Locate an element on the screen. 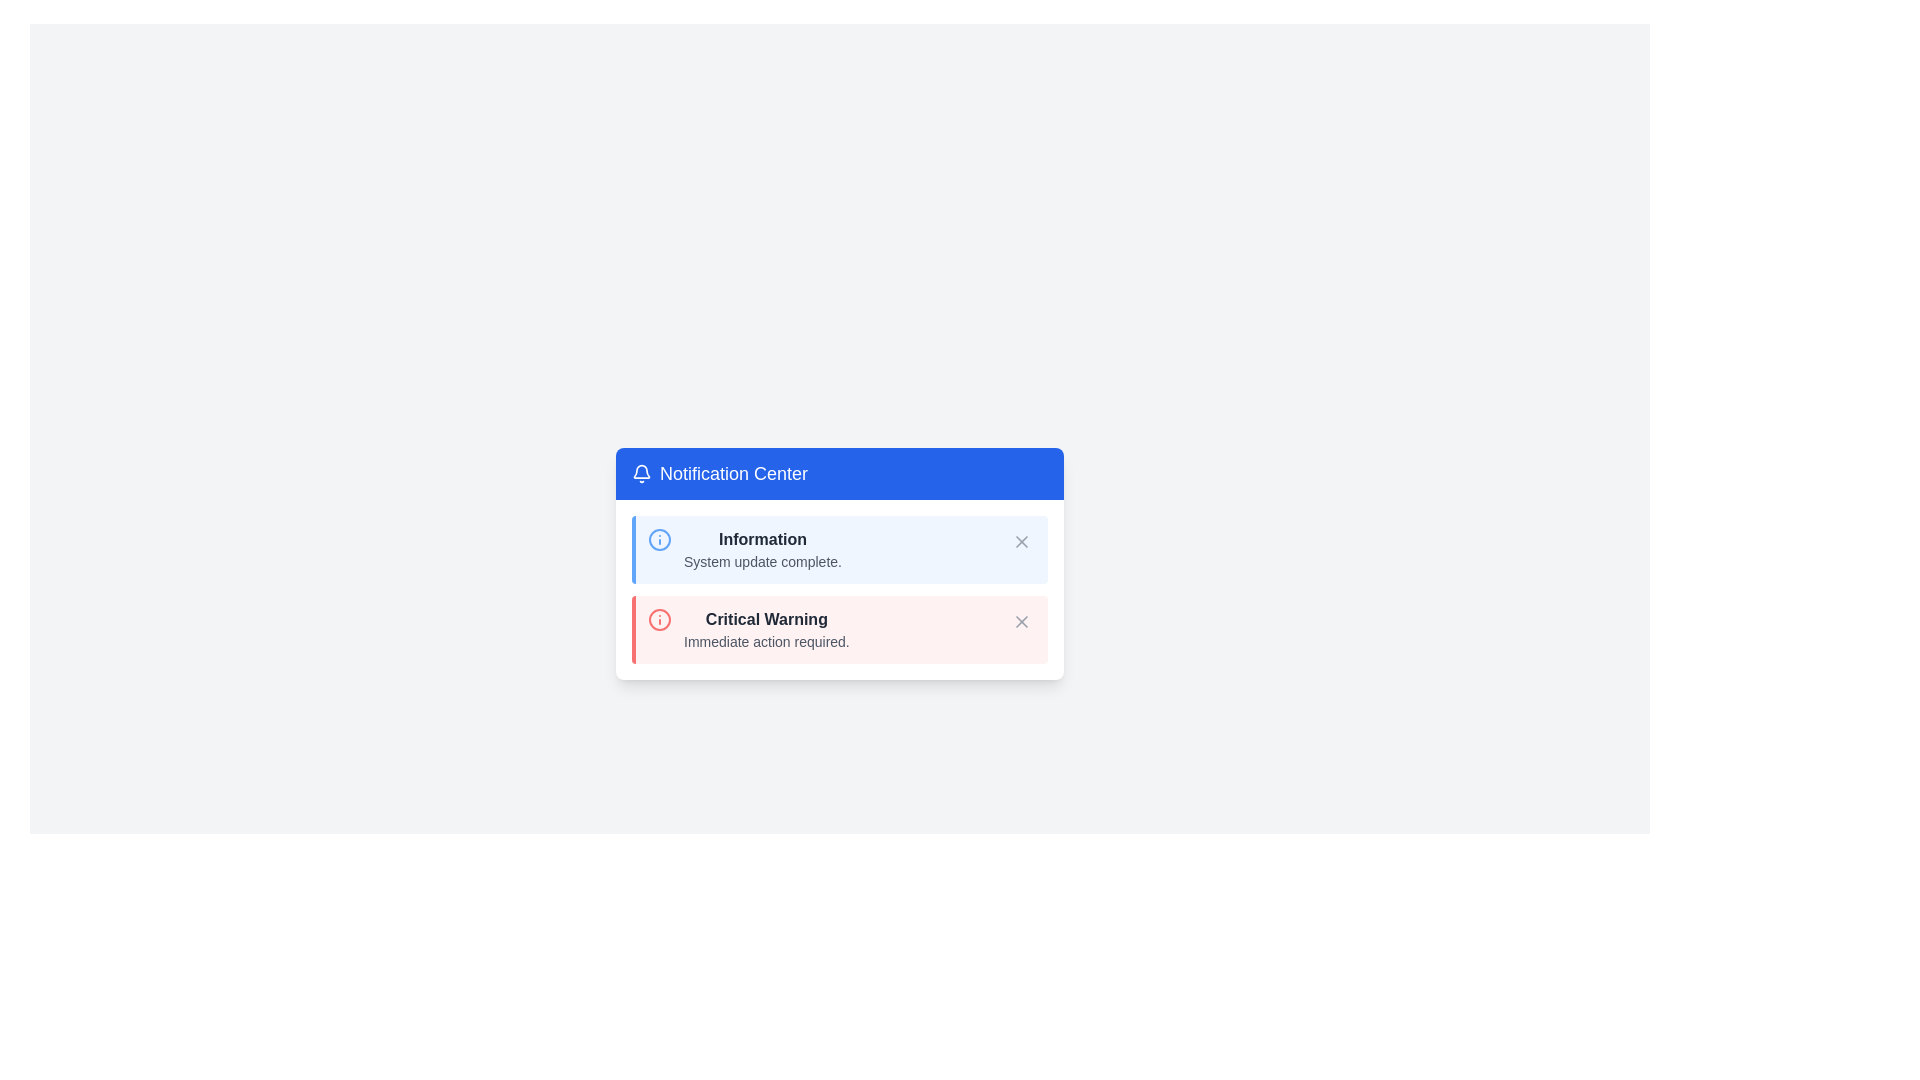 The width and height of the screenshot is (1920, 1080). the Notification card with the title 'Notification Center', which is centered in the viewport and contains a blue notification block labeled 'Information' is located at coordinates (840, 563).